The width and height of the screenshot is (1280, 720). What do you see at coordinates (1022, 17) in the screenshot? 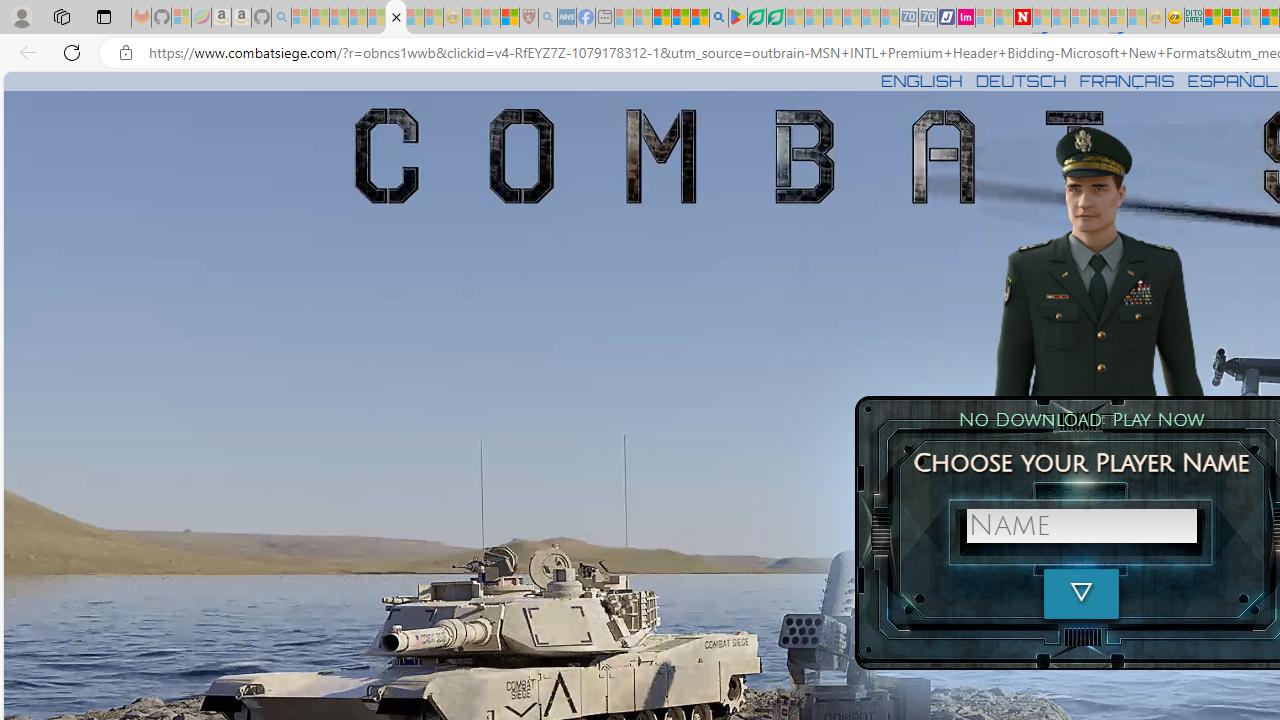
I see `'Latest Politics News & Archive | Newsweek.com'` at bounding box center [1022, 17].